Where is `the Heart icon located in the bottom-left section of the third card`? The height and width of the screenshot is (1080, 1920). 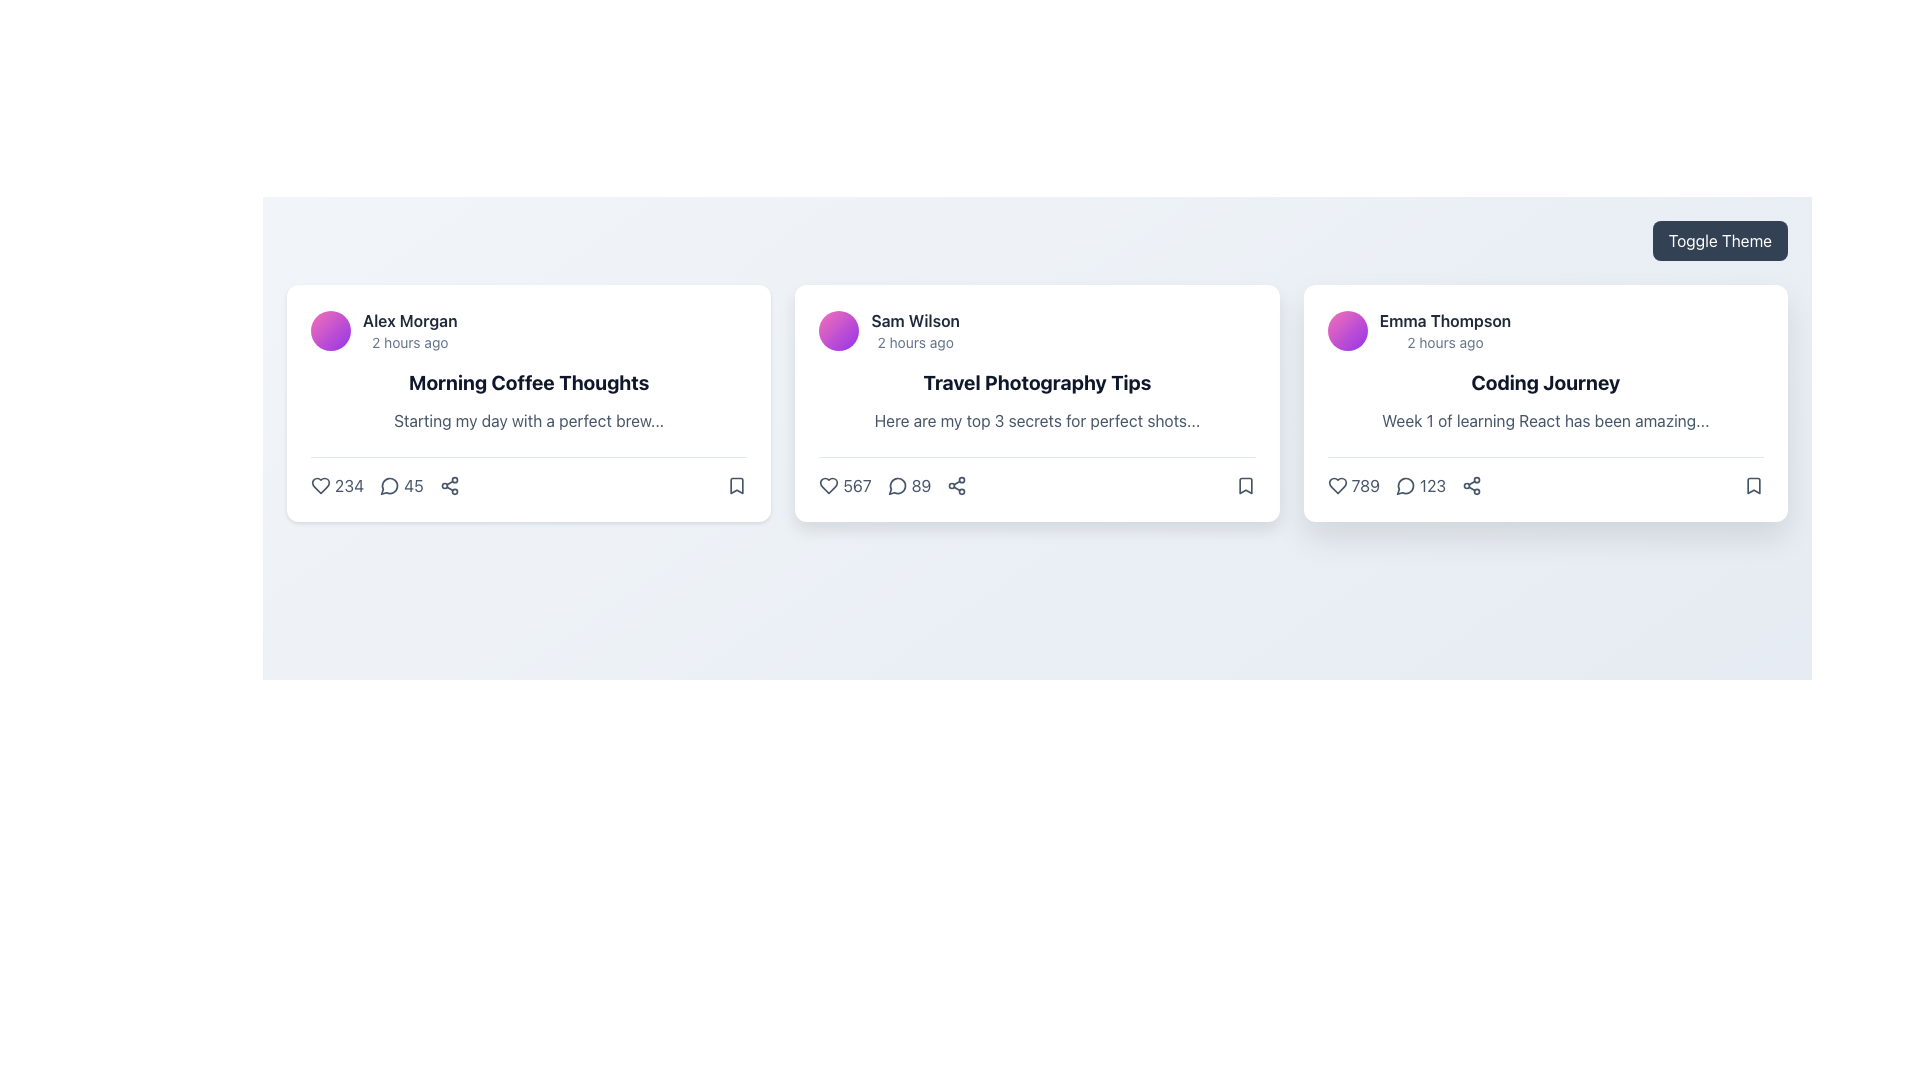
the Heart icon located in the bottom-left section of the third card is located at coordinates (1337, 486).